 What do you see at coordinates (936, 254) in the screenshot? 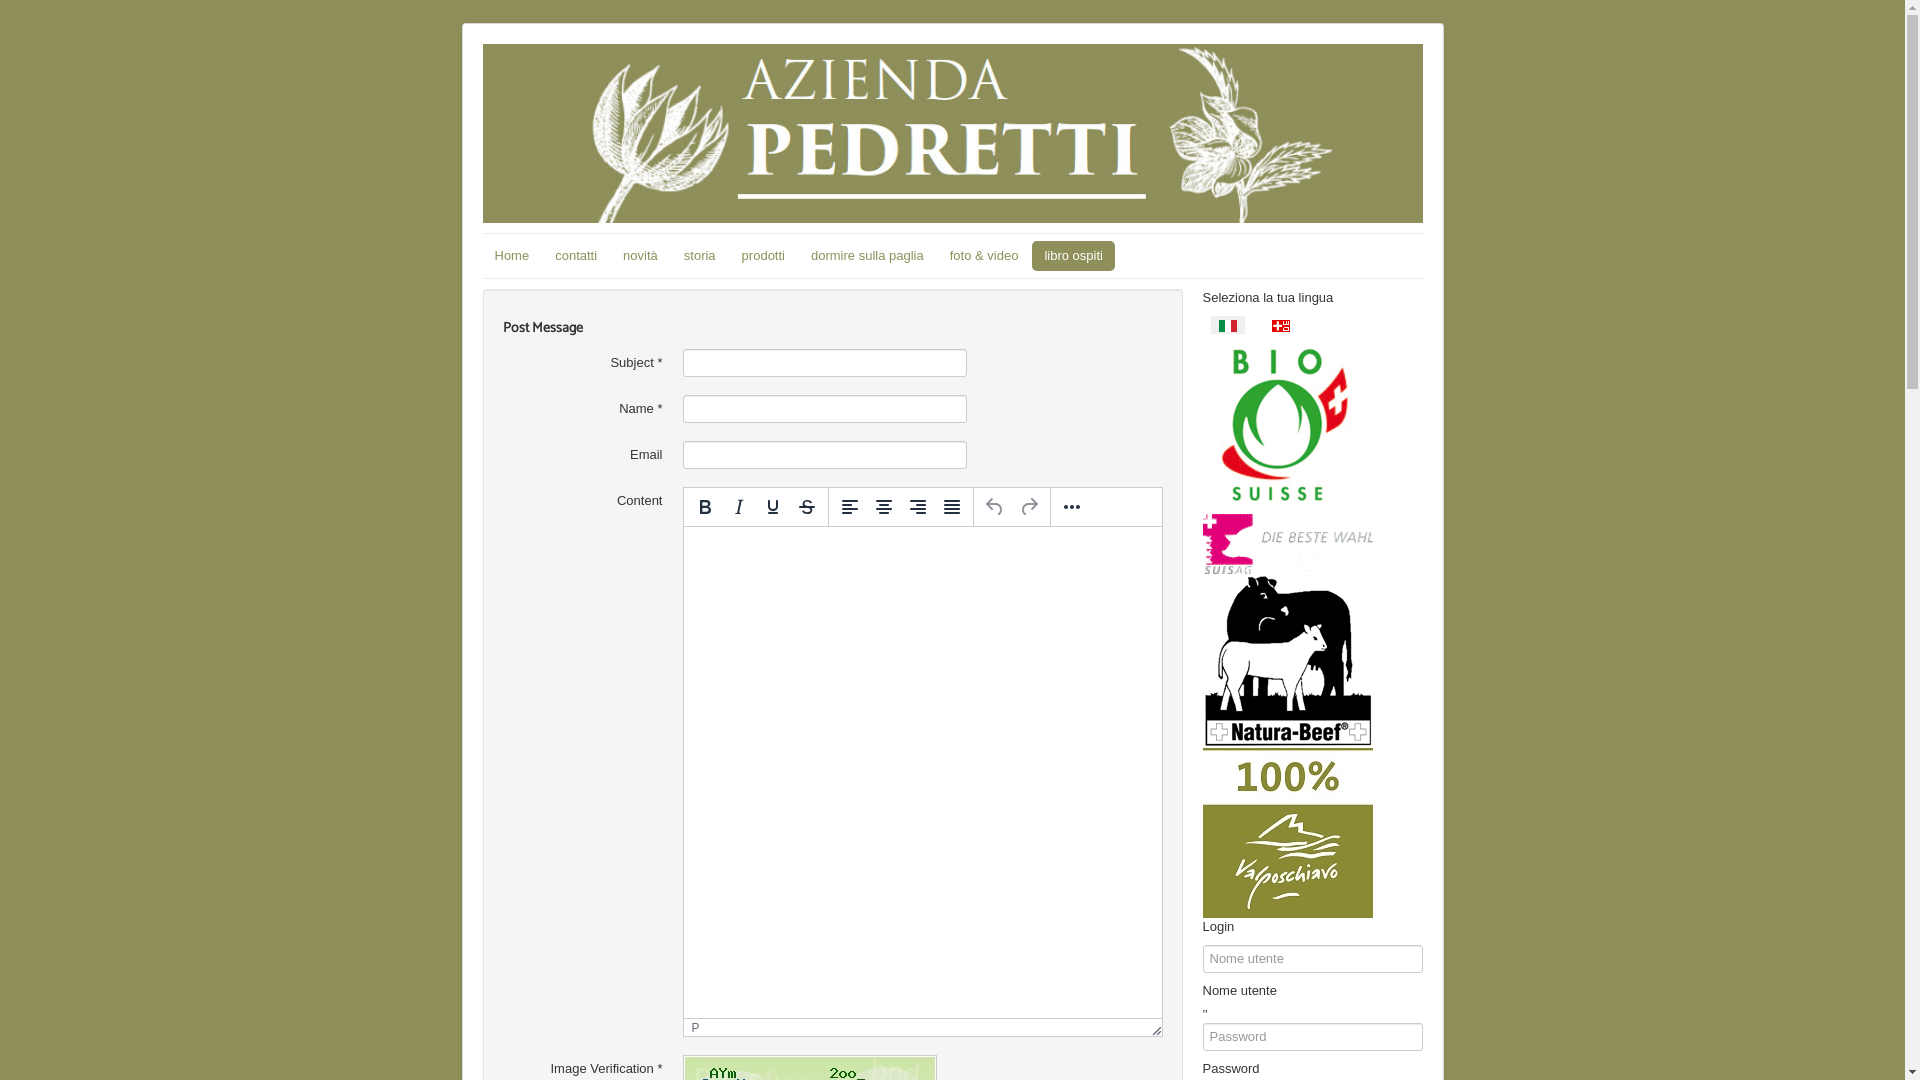
I see `'foto & video'` at bounding box center [936, 254].